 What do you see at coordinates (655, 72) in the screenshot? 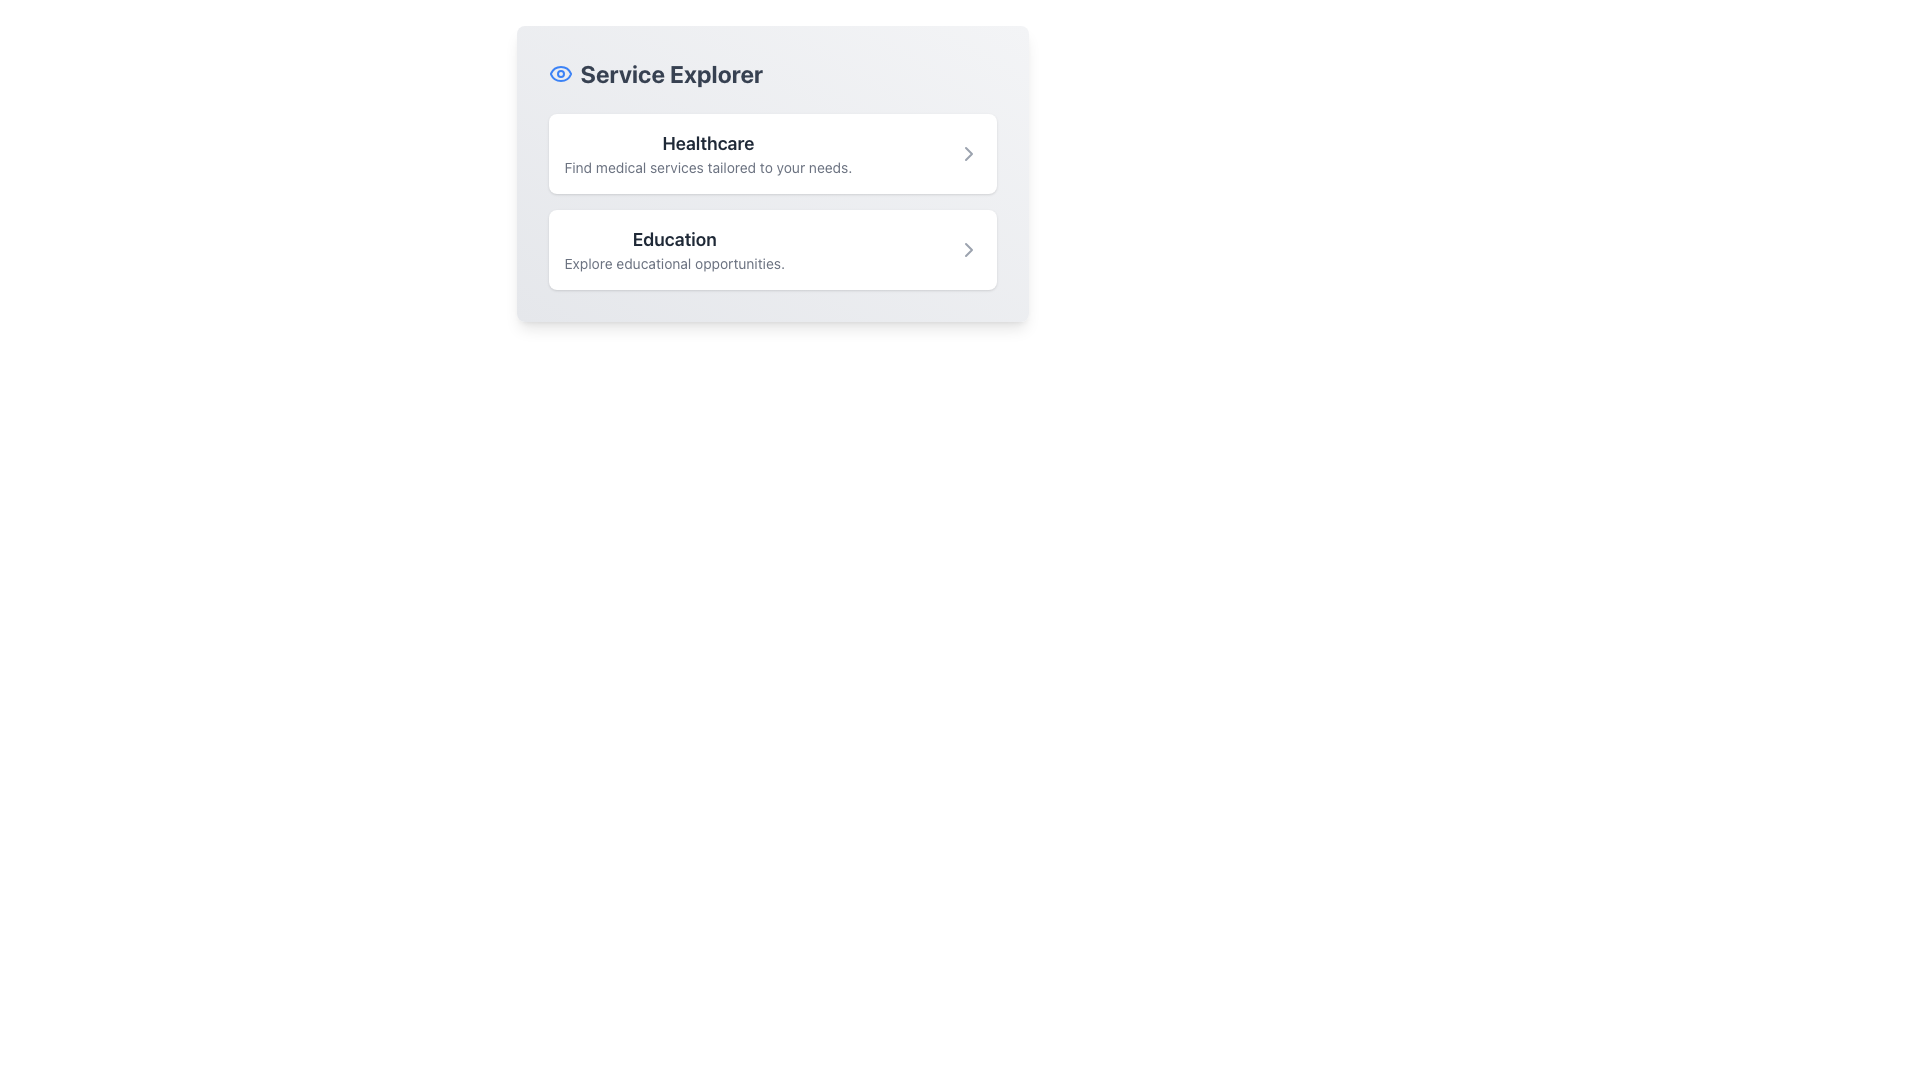
I see `the 'Service Explorer' header` at bounding box center [655, 72].